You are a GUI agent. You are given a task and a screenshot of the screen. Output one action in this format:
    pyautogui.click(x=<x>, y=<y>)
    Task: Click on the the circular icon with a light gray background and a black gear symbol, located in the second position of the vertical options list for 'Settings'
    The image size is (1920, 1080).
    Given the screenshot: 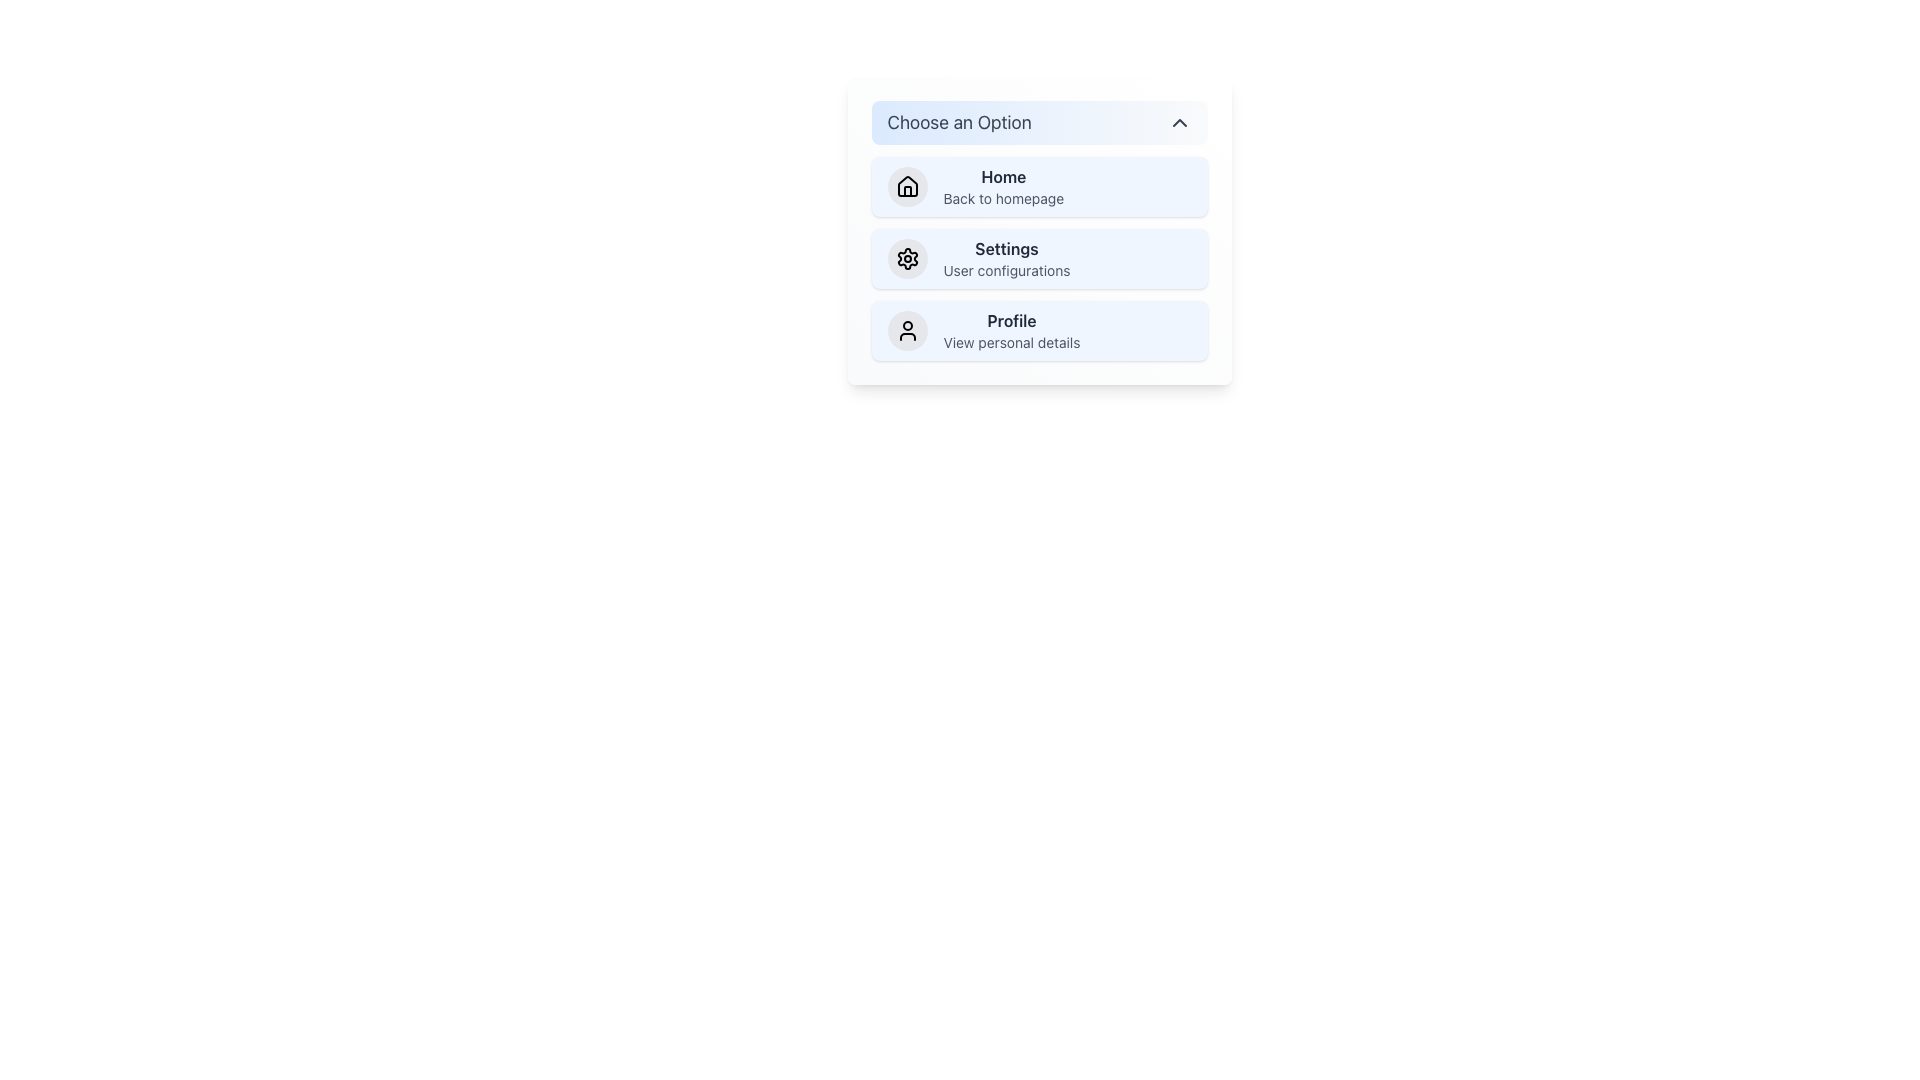 What is the action you would take?
    pyautogui.click(x=906, y=257)
    